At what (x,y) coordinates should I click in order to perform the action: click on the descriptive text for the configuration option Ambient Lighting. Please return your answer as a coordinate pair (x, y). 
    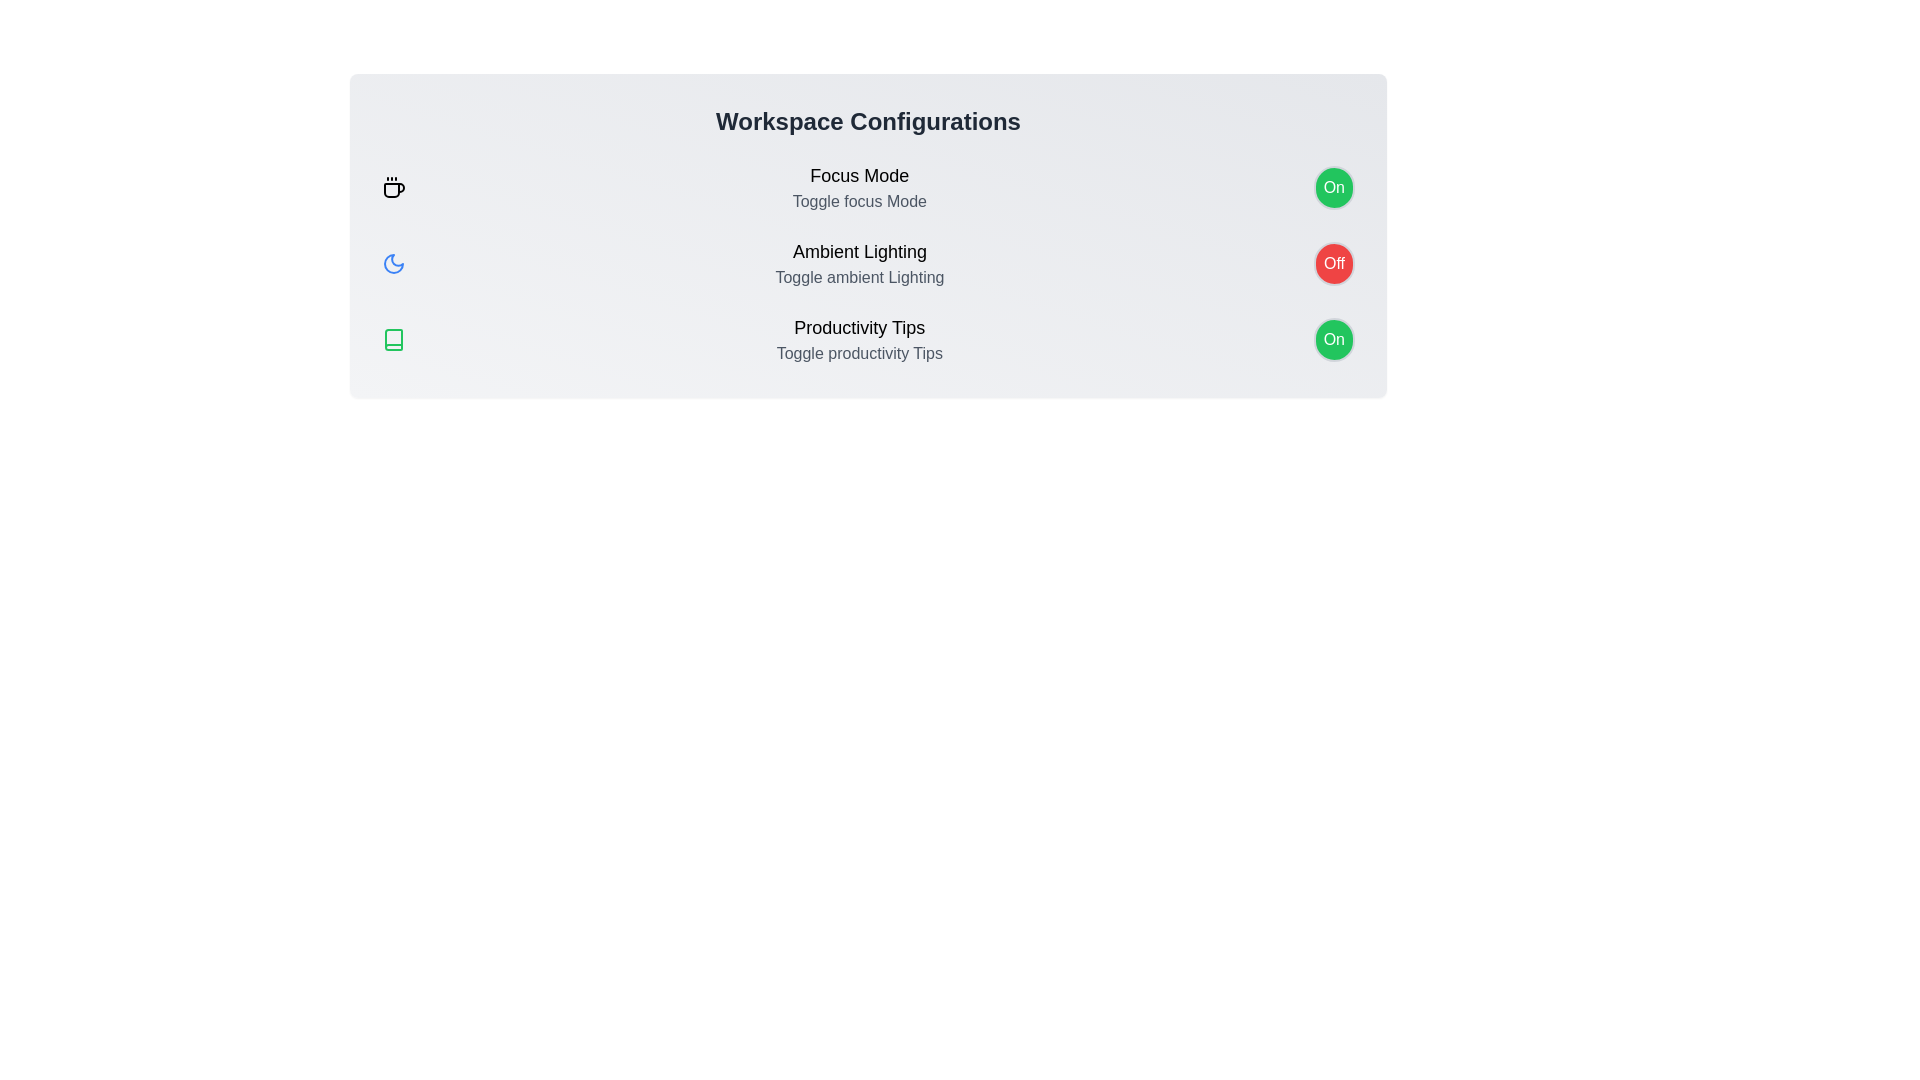
    Looking at the image, I should click on (859, 250).